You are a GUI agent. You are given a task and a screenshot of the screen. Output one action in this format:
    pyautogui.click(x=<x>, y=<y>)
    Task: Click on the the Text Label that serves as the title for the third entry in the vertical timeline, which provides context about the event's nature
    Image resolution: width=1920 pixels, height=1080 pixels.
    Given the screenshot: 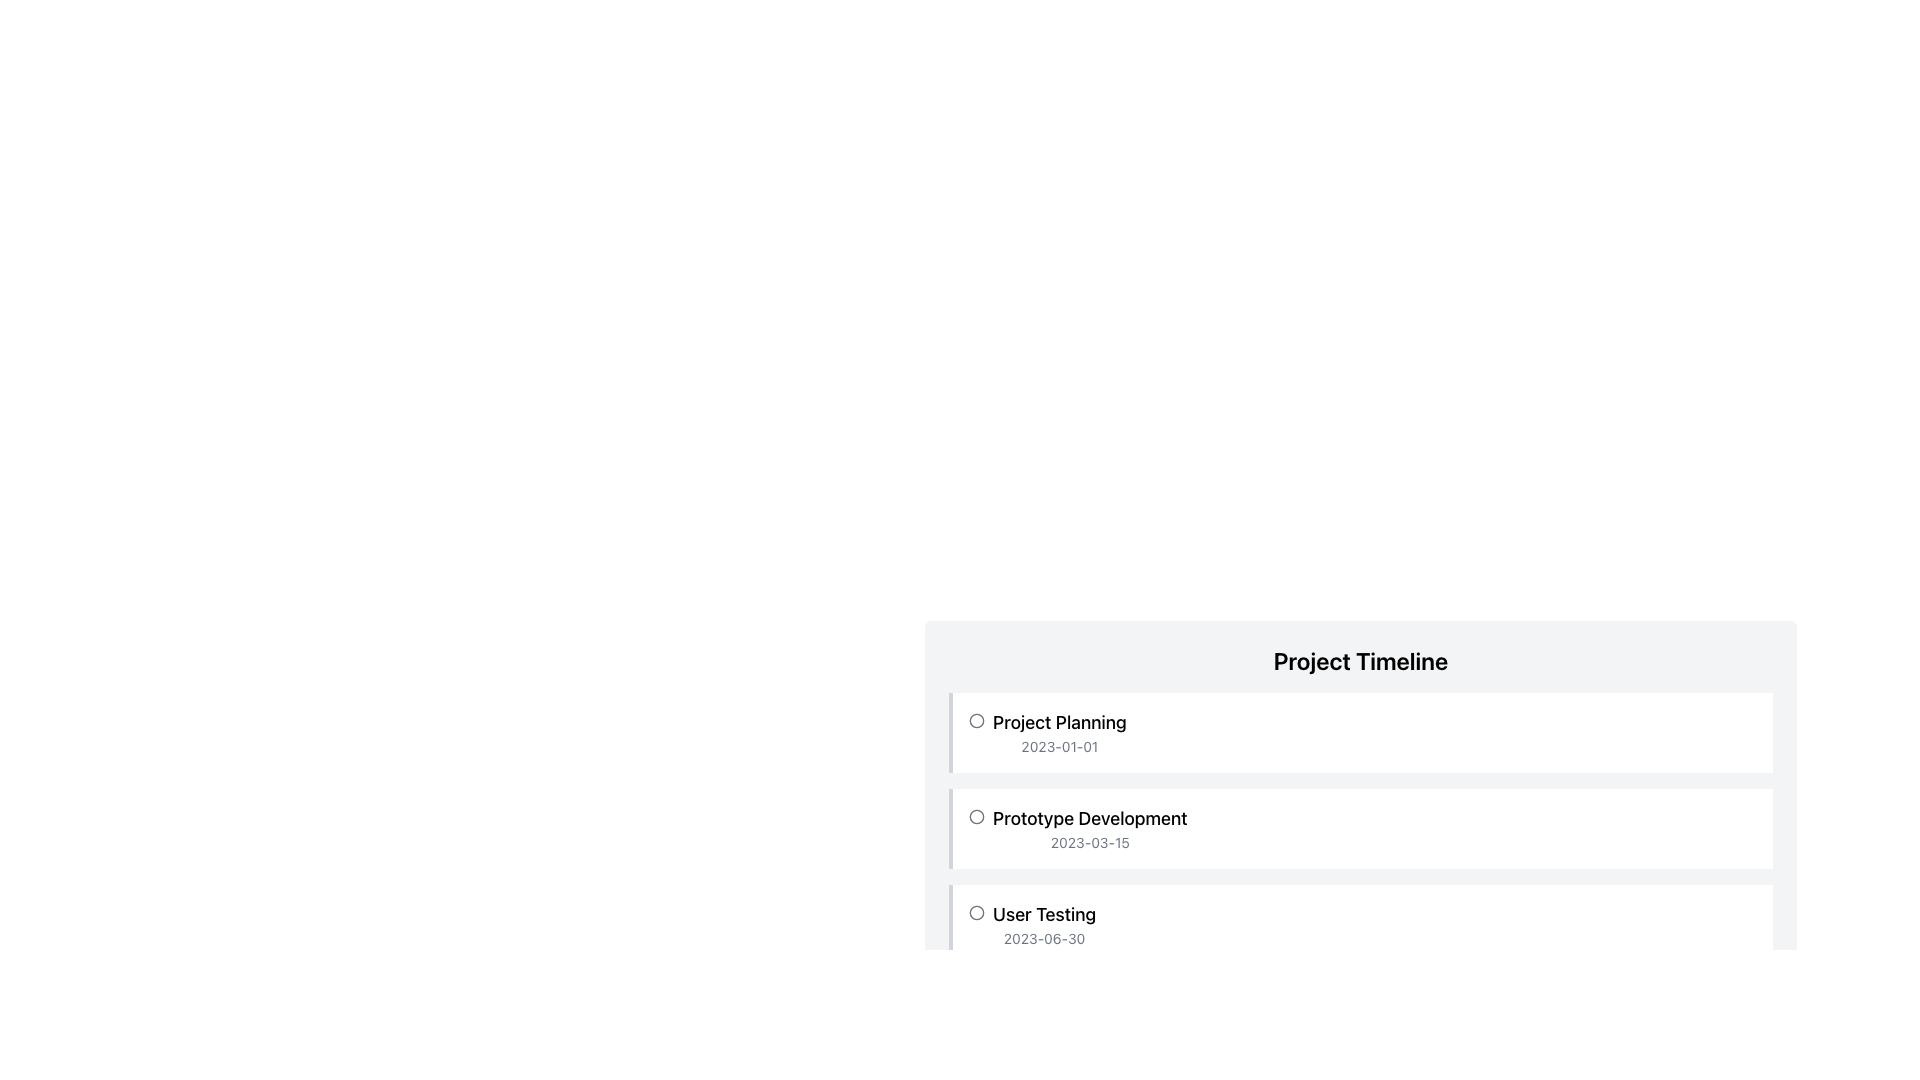 What is the action you would take?
    pyautogui.click(x=1043, y=914)
    